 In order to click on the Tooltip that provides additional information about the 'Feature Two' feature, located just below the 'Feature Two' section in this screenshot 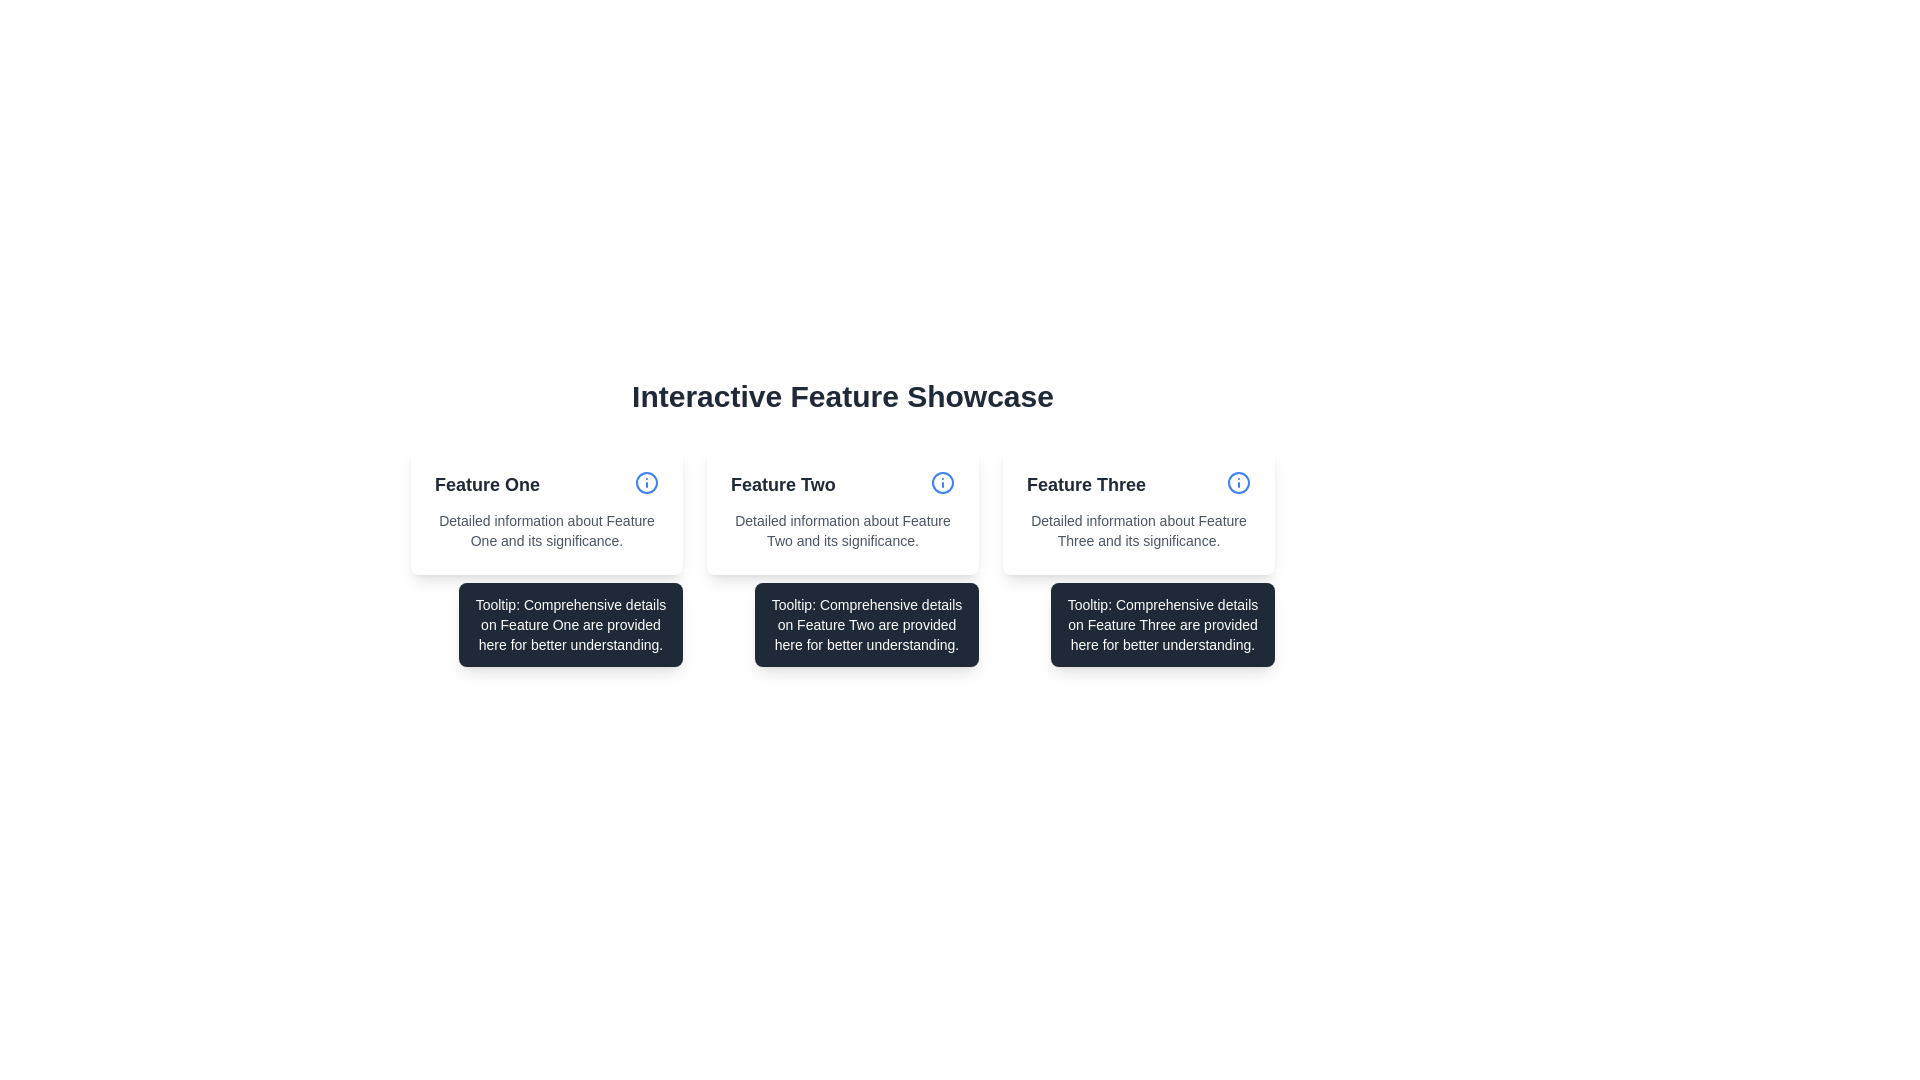, I will do `click(867, 623)`.